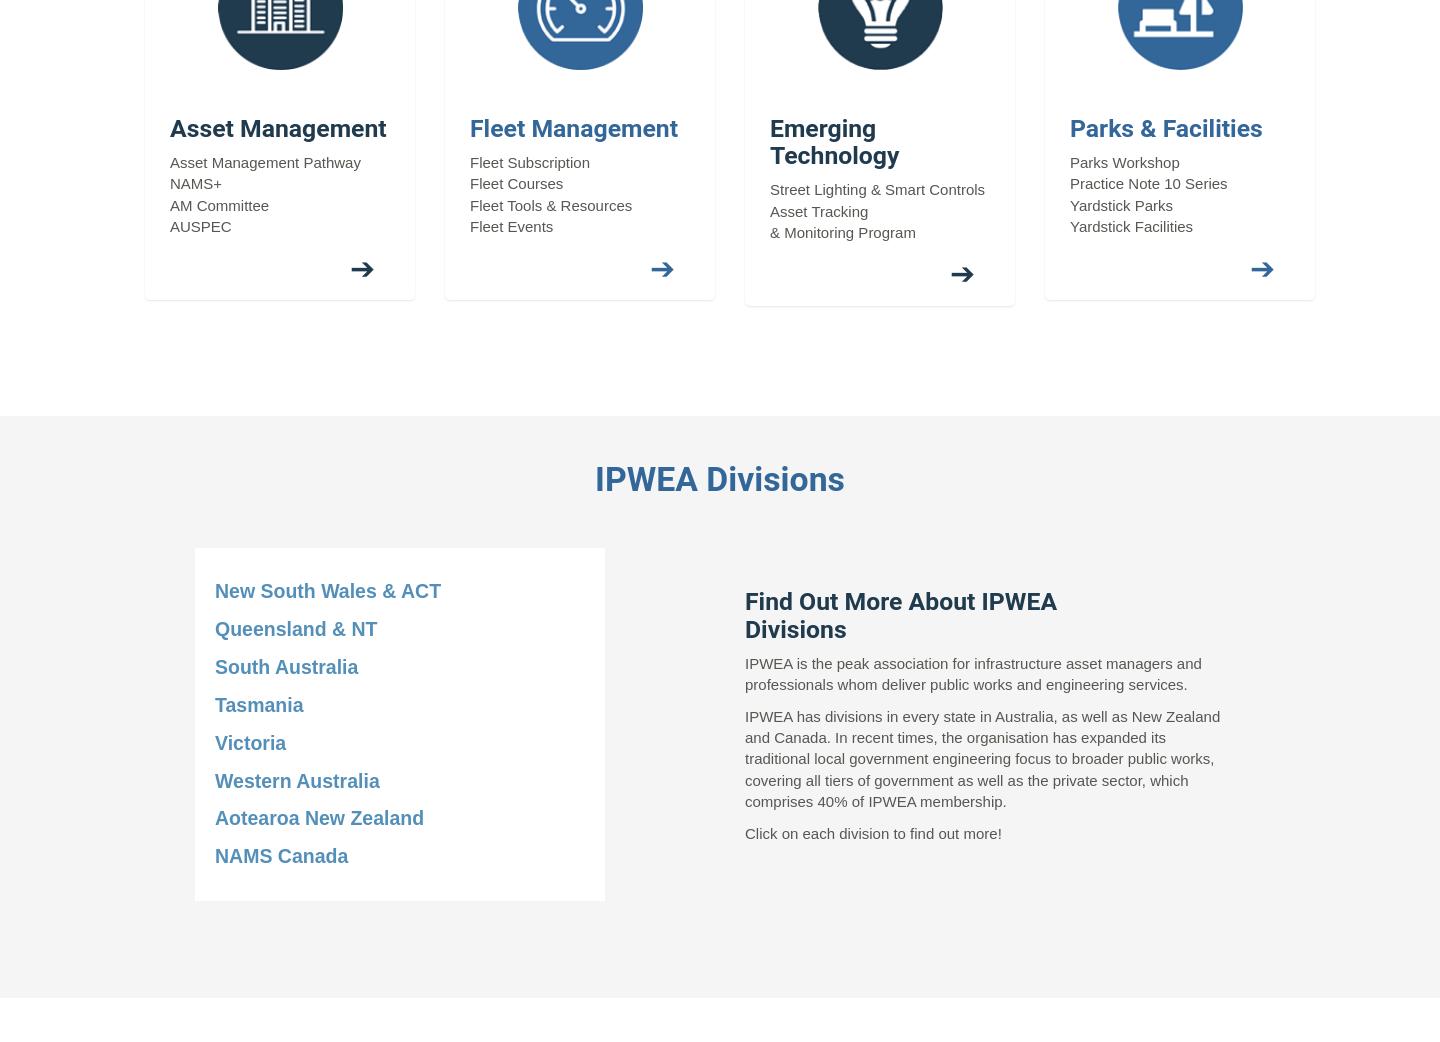  I want to click on 'AUSPEC', so click(200, 225).